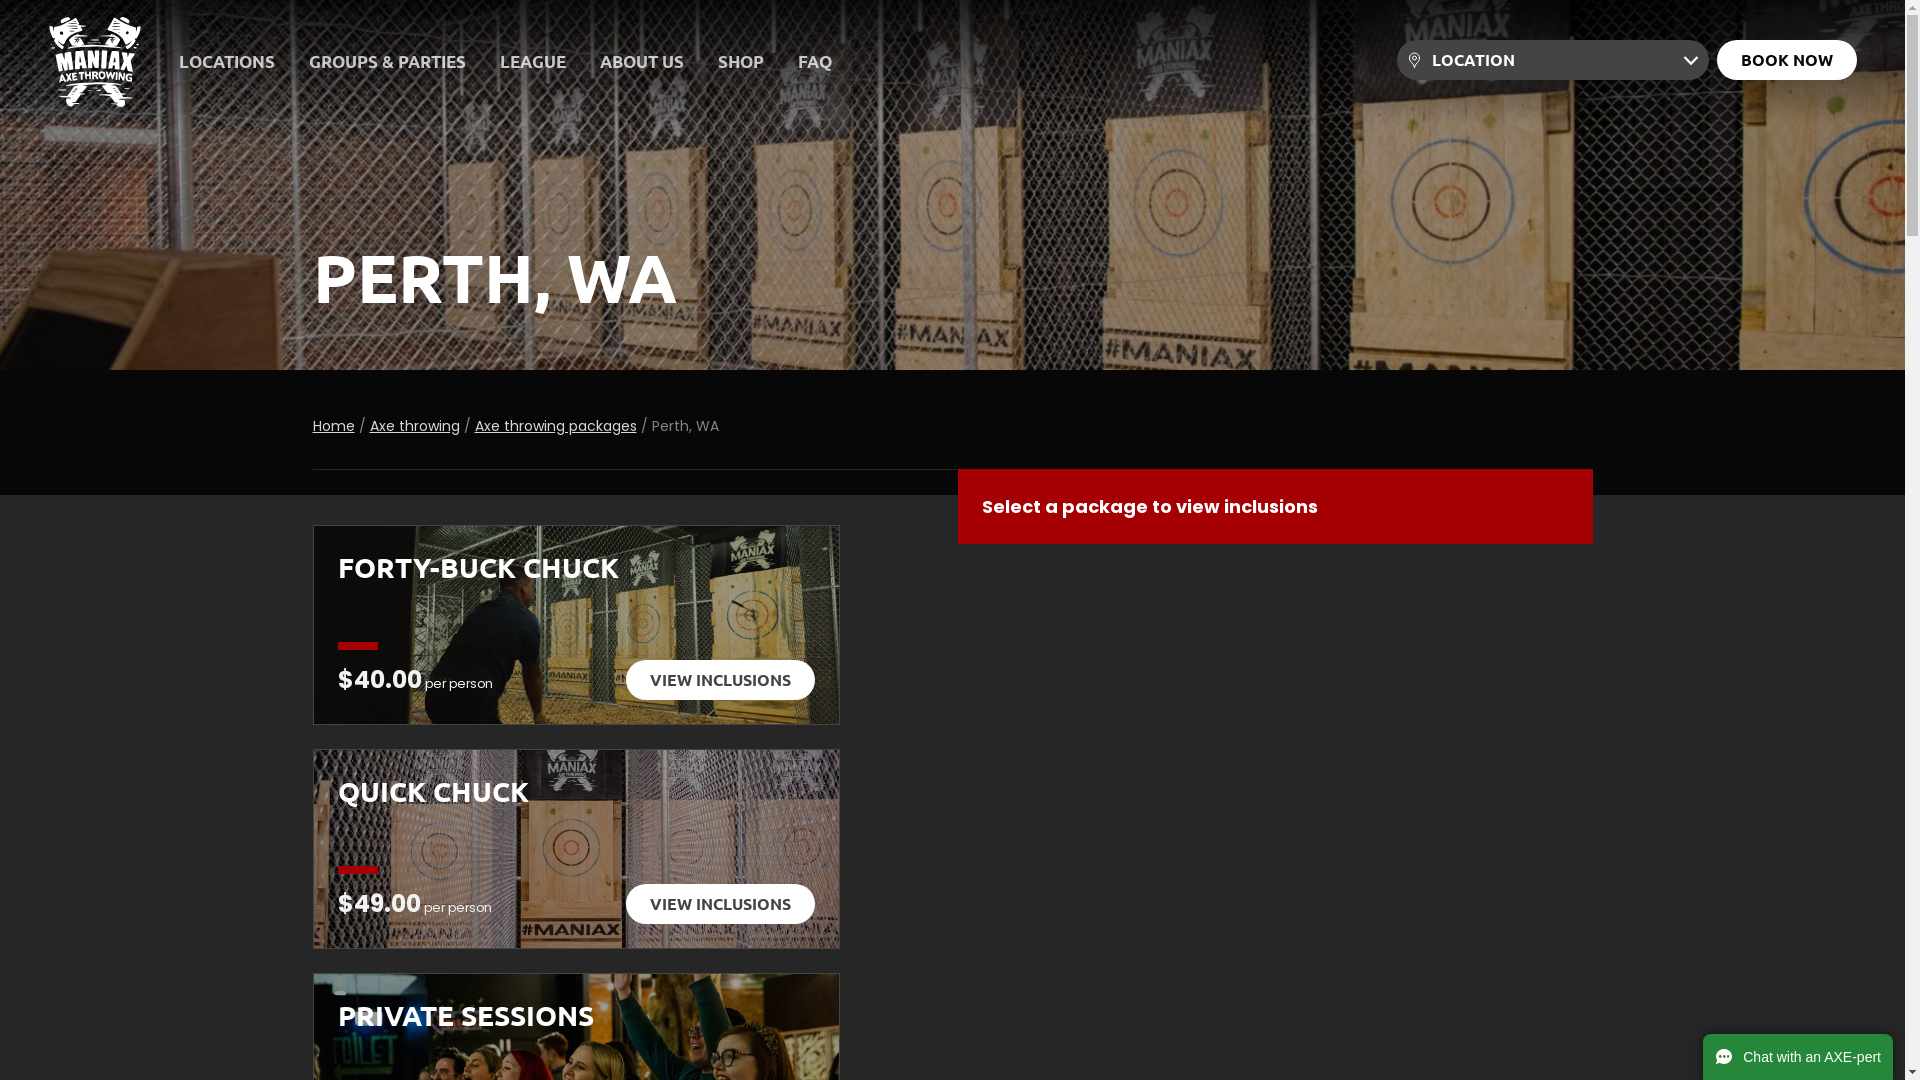  What do you see at coordinates (1786, 59) in the screenshot?
I see `'BOOK NOW'` at bounding box center [1786, 59].